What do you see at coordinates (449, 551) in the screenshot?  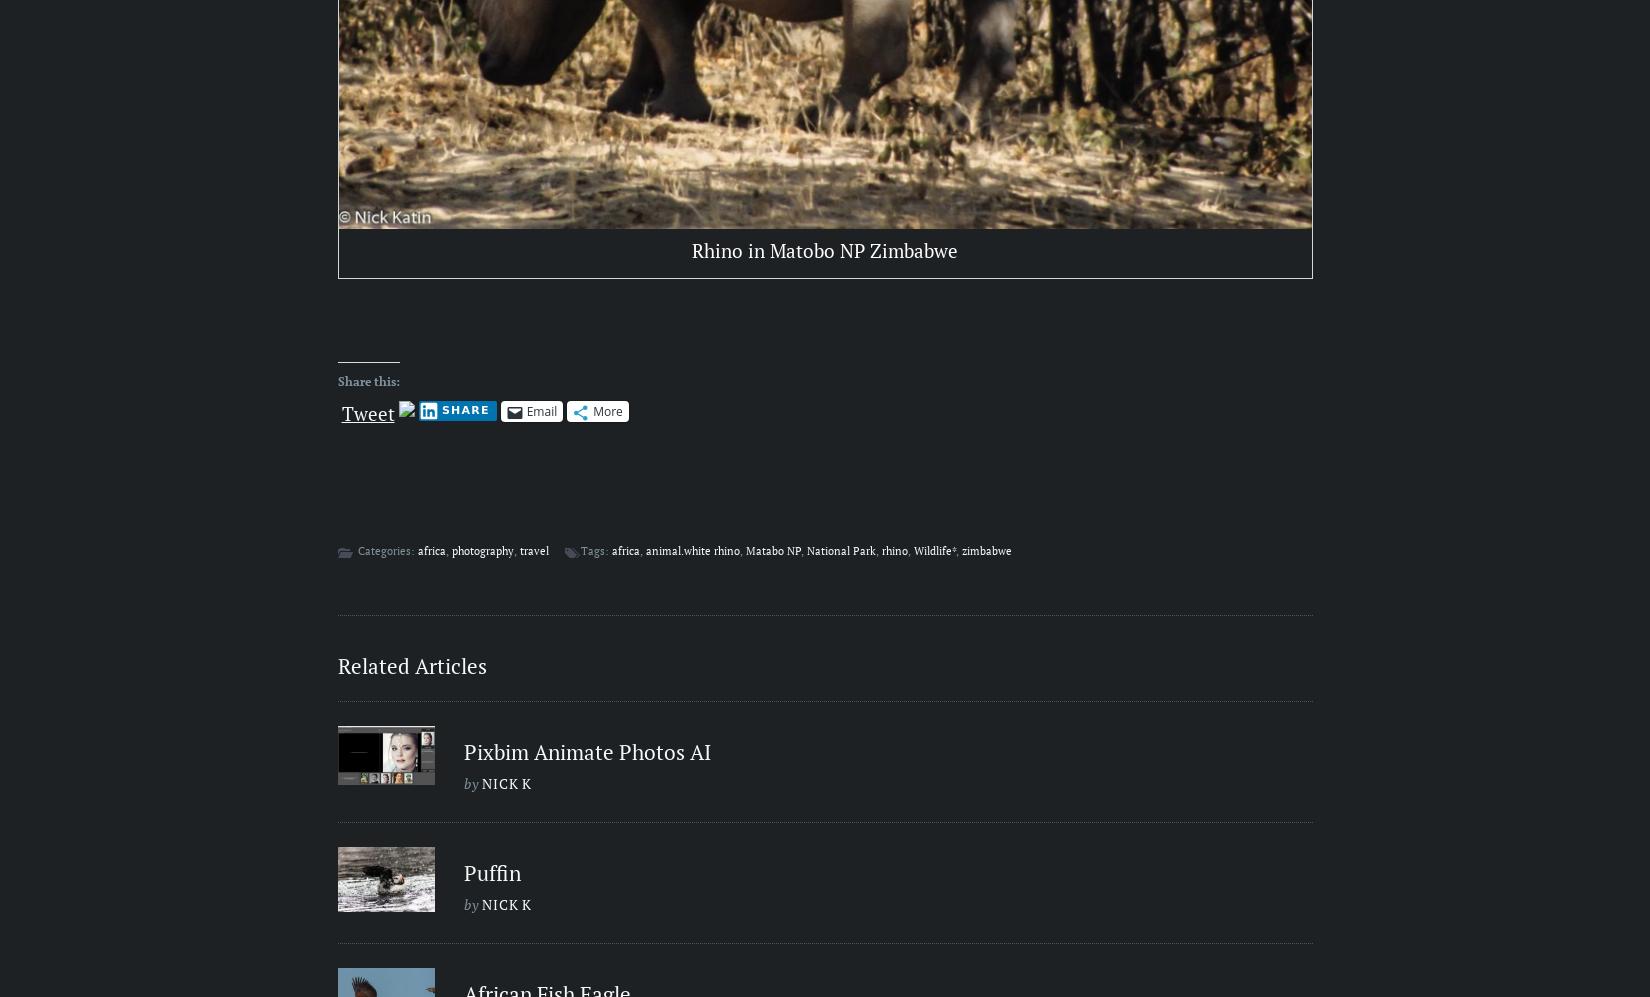 I see `'photography'` at bounding box center [449, 551].